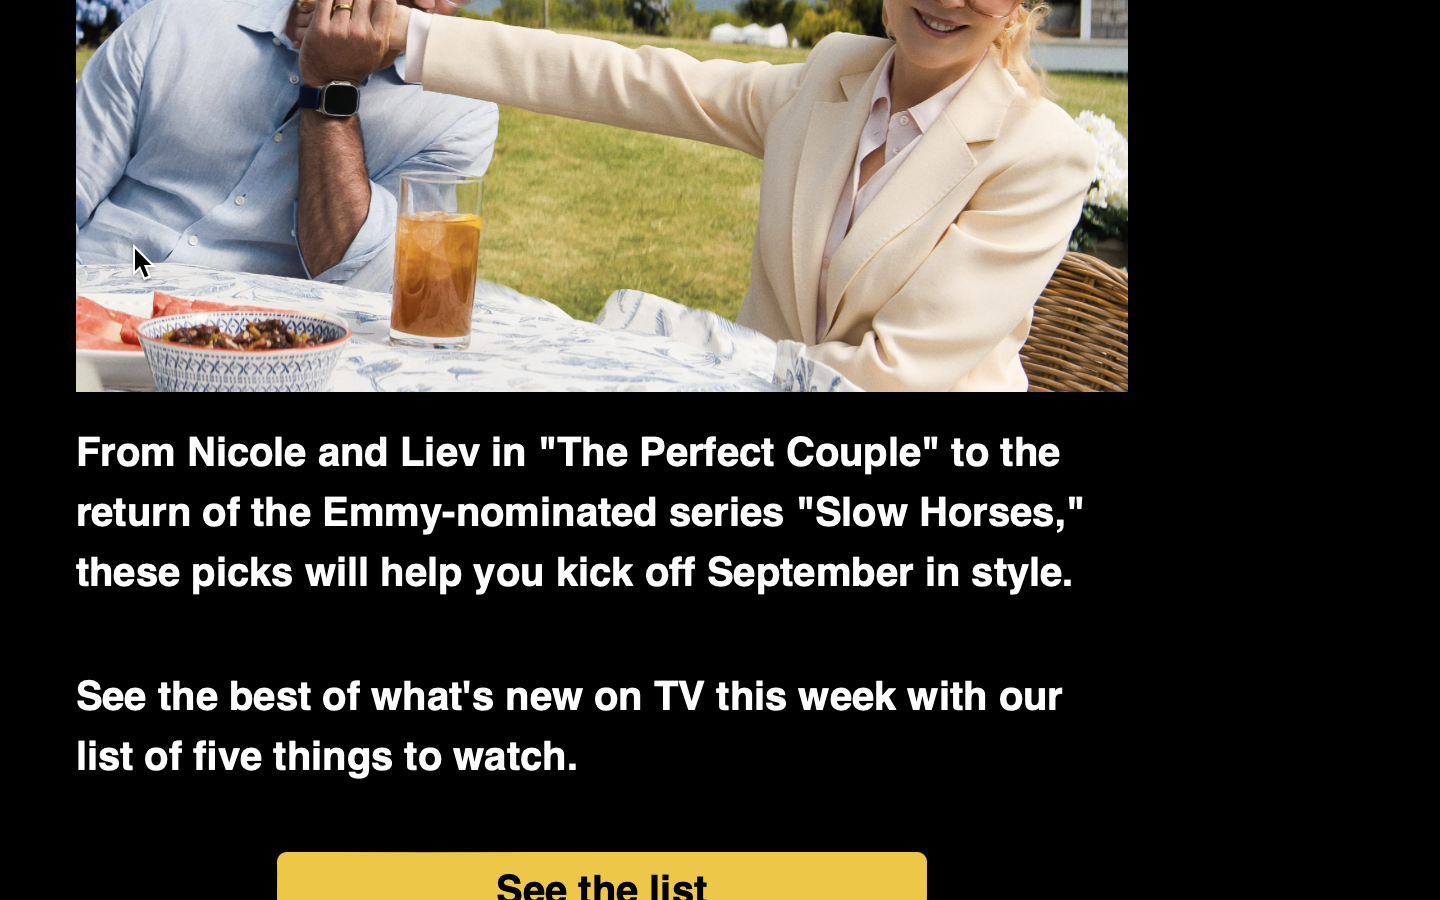 Image resolution: width=1440 pixels, height=900 pixels. Describe the element at coordinates (569, 726) in the screenshot. I see `'See the best of what'` at that location.